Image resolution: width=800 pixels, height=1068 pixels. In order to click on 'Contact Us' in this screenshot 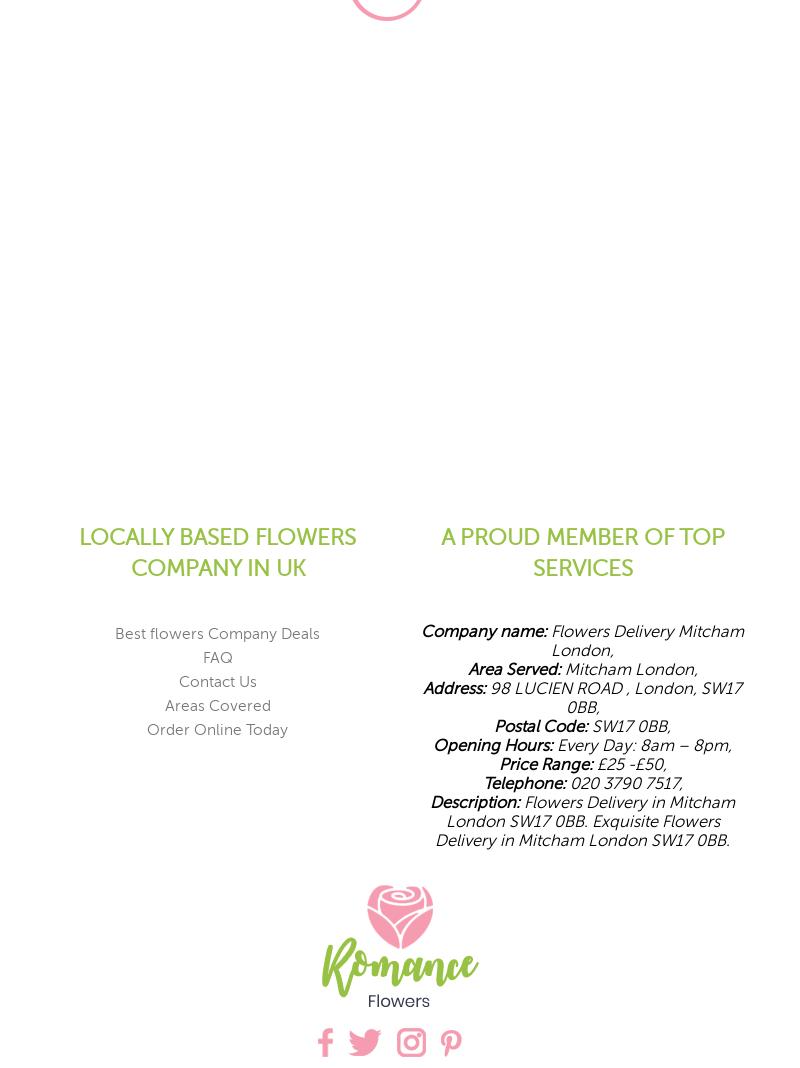, I will do `click(216, 680)`.